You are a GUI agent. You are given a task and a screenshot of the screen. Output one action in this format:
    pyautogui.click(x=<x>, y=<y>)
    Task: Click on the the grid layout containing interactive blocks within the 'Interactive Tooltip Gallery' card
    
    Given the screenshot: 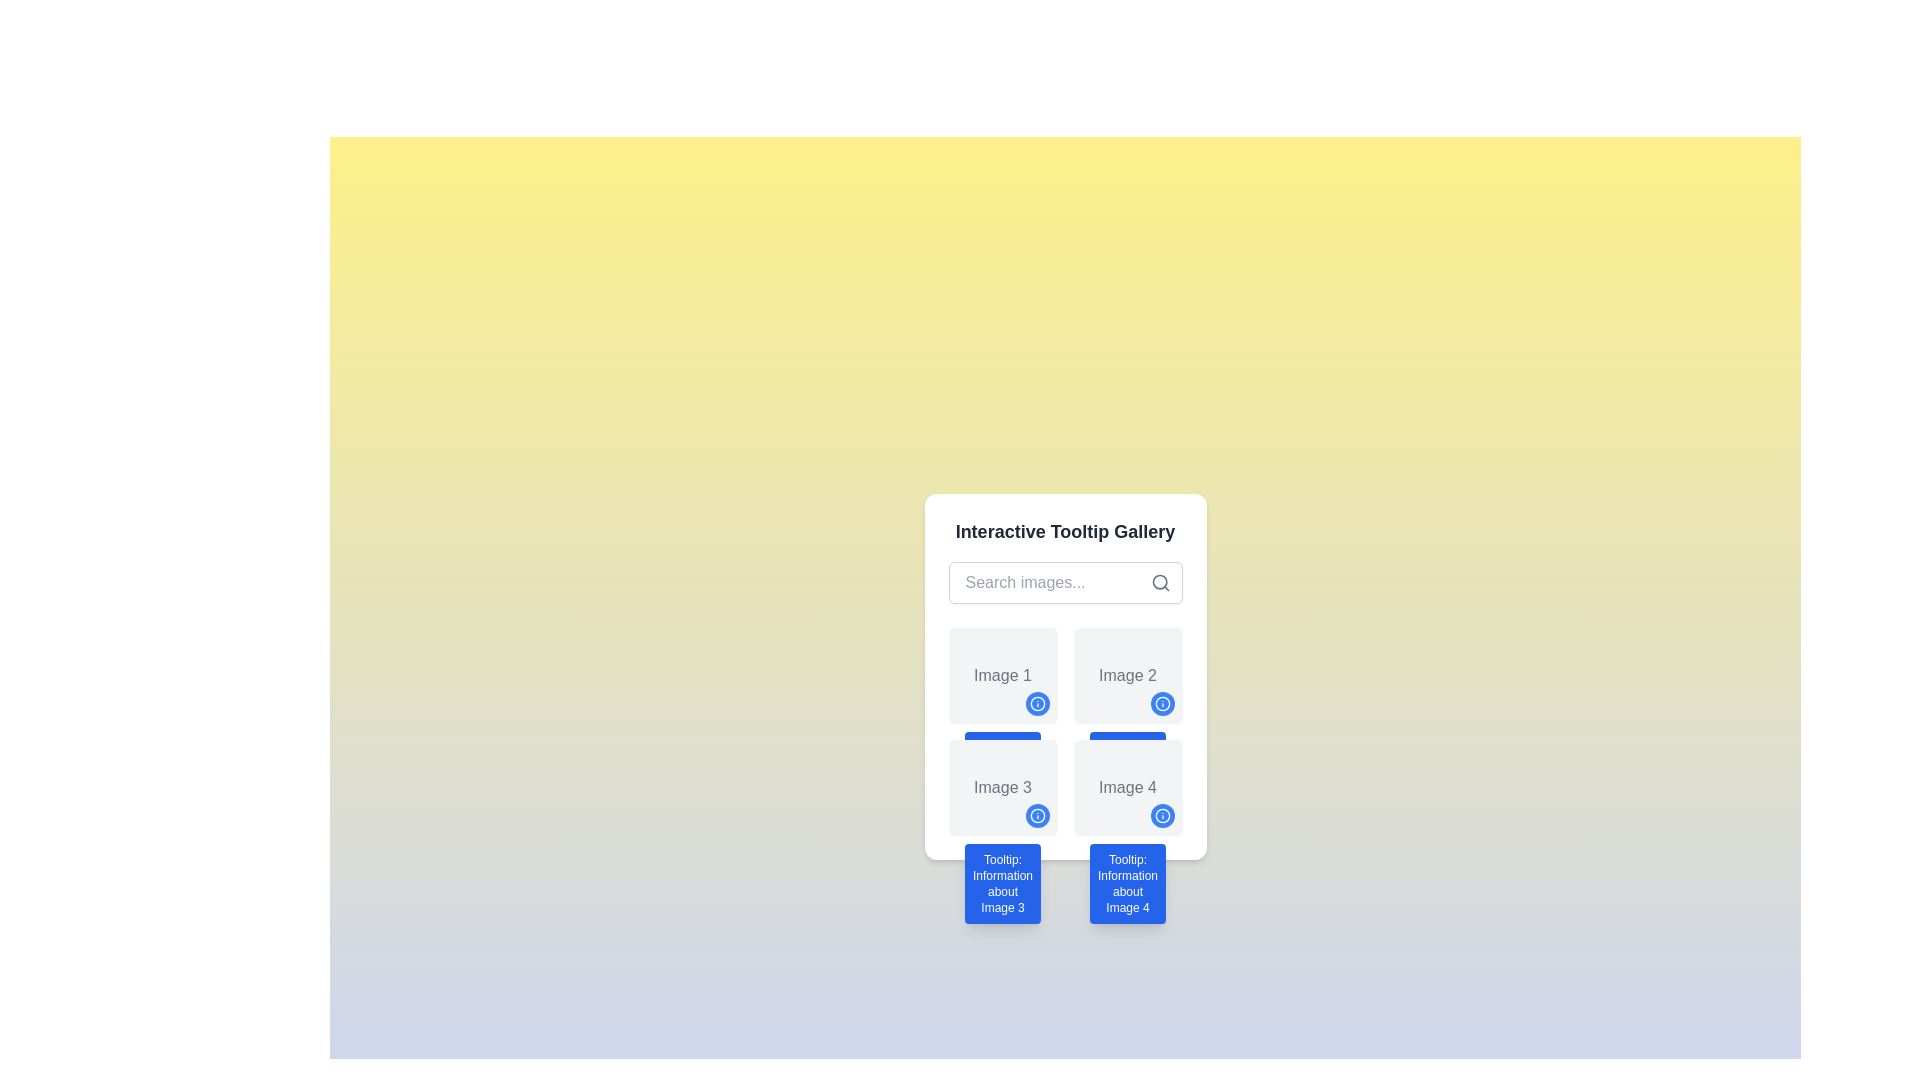 What is the action you would take?
    pyautogui.click(x=1064, y=732)
    